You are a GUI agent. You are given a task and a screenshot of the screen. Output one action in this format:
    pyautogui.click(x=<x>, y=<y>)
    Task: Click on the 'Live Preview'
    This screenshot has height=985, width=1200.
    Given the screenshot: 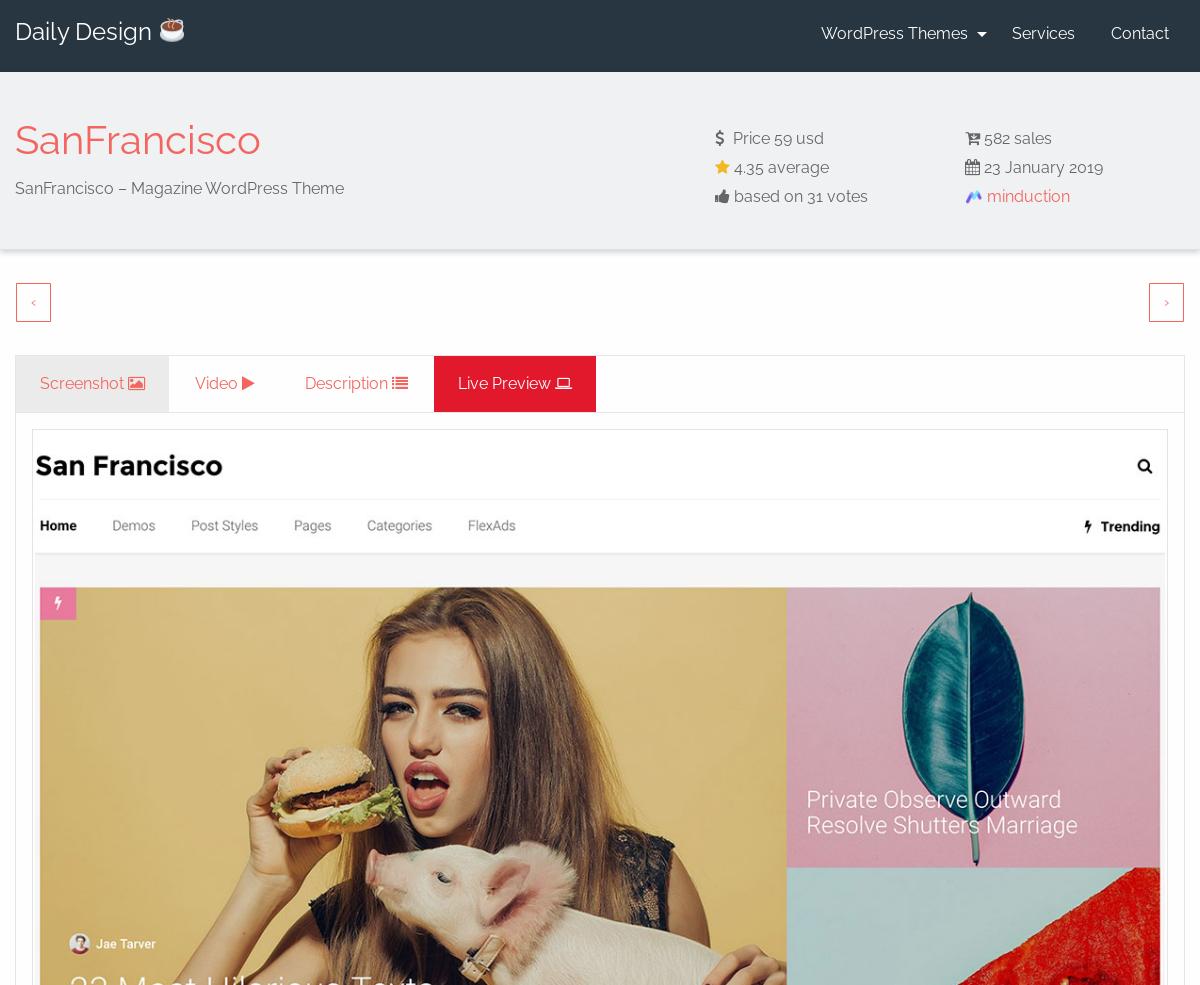 What is the action you would take?
    pyautogui.click(x=503, y=383)
    